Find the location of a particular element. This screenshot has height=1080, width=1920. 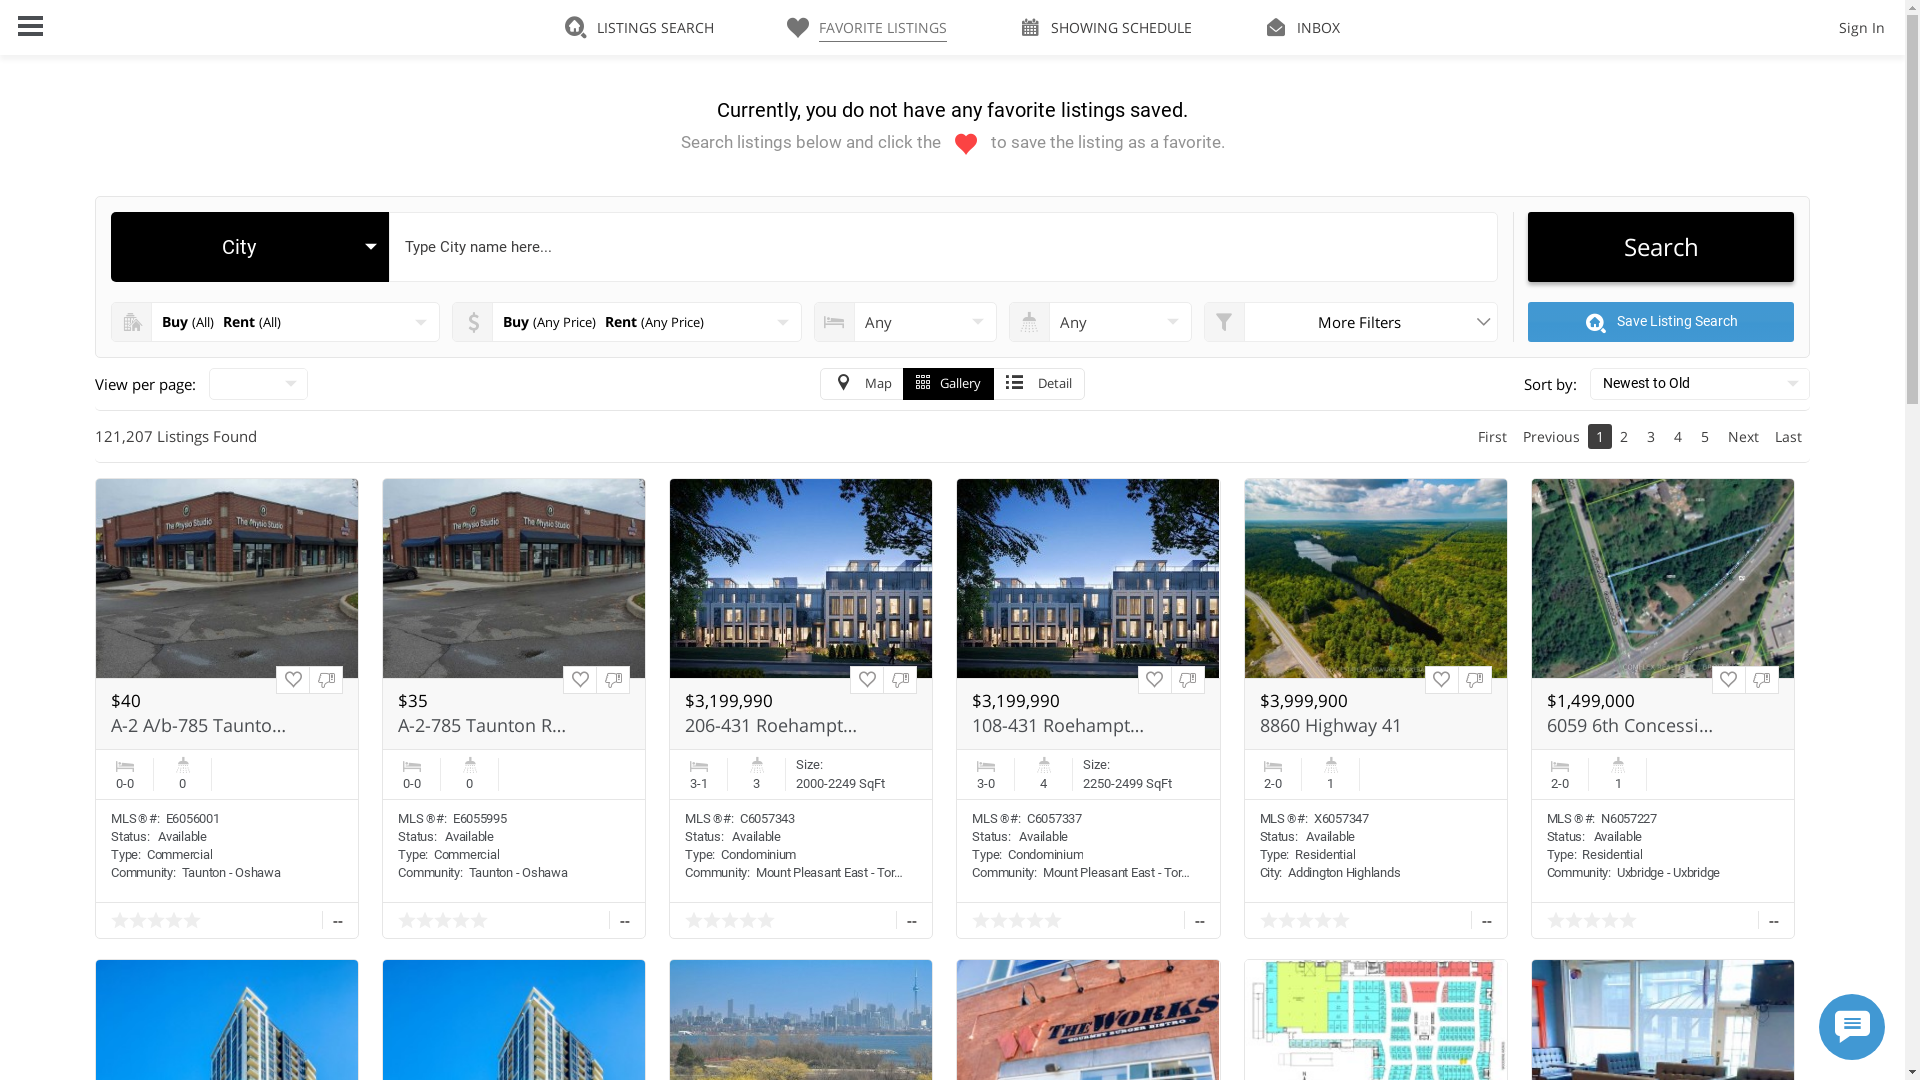

'Any' is located at coordinates (1099, 320).